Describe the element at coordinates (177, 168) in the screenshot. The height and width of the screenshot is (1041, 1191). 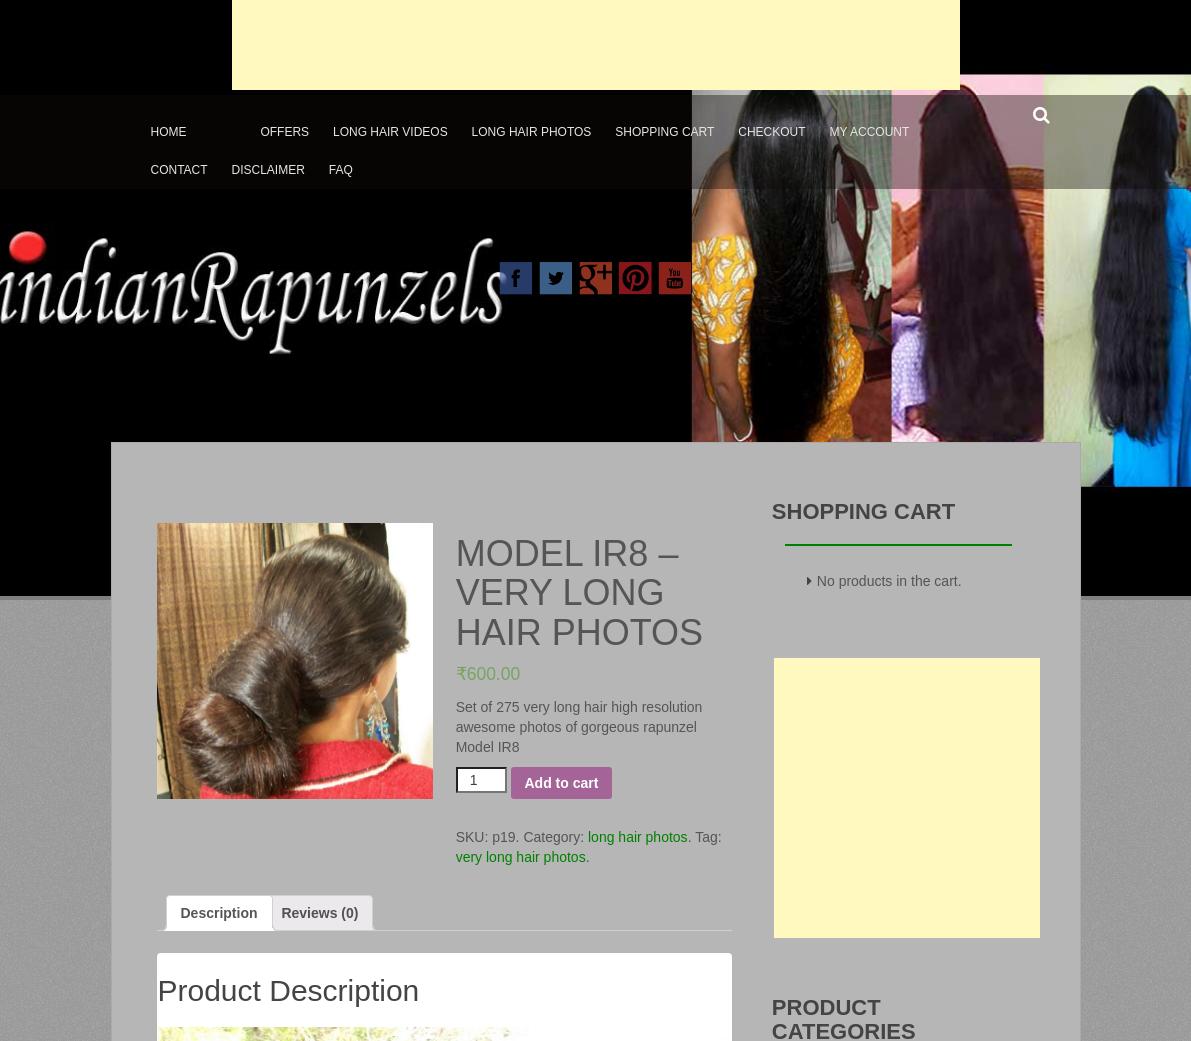
I see `'Contact'` at that location.